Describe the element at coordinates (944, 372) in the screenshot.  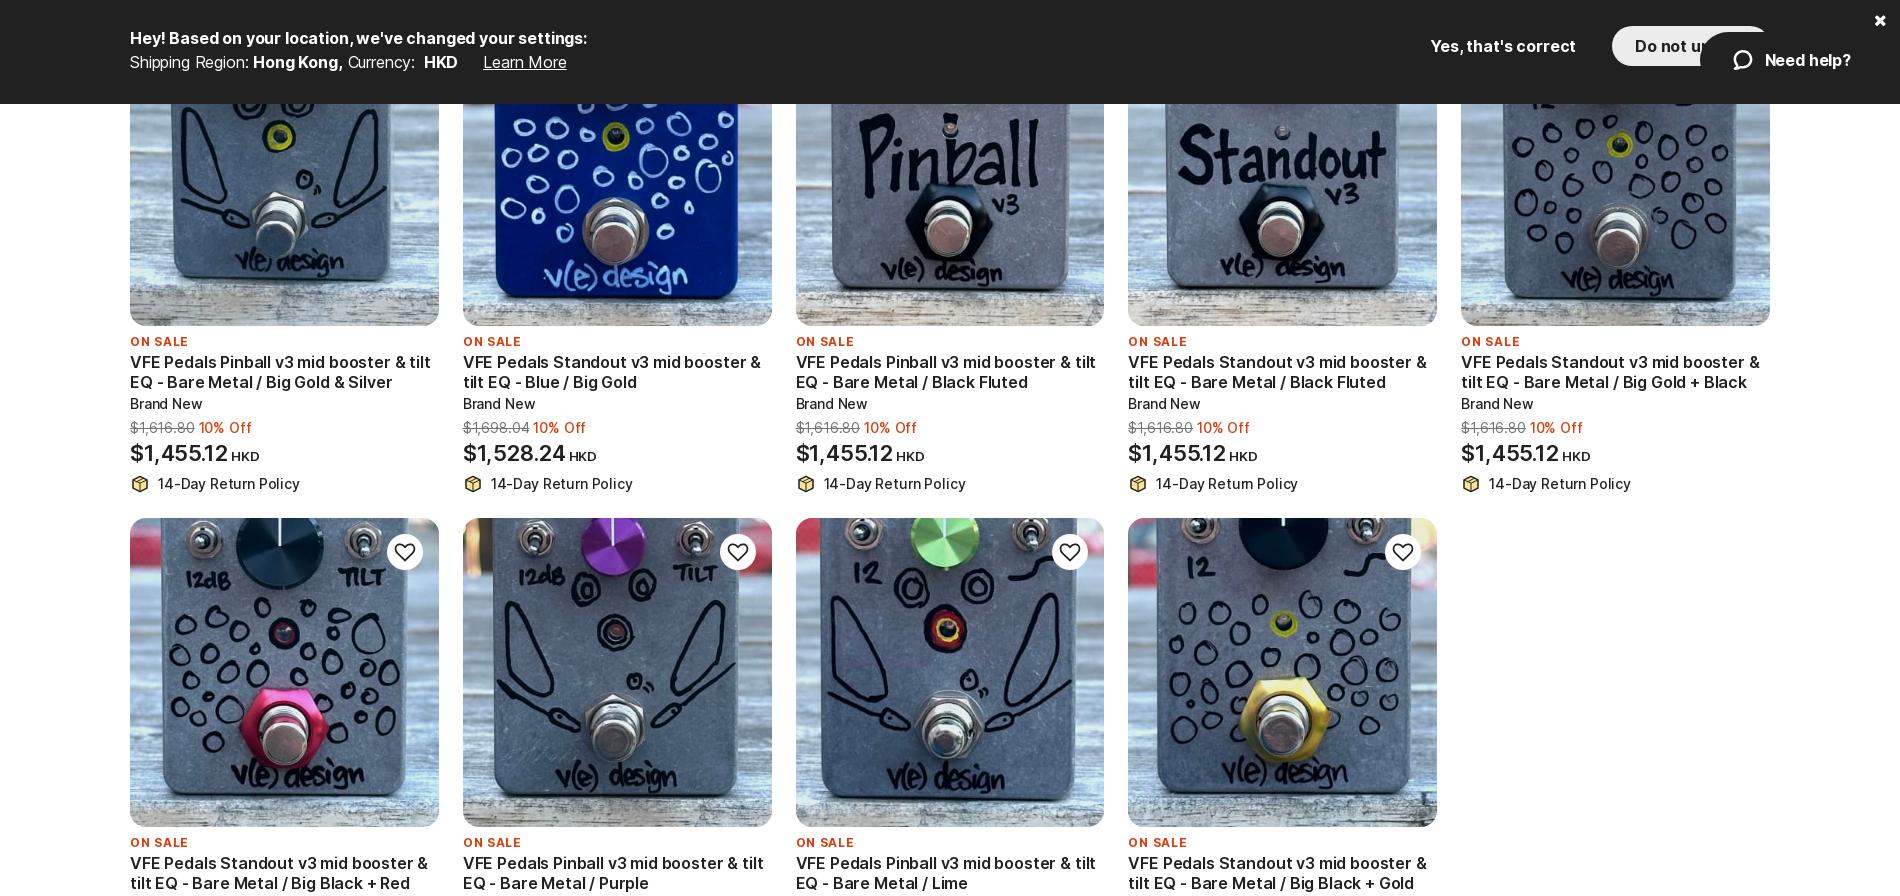
I see `'VFE Pedals Pinball v3 mid booster & tilt EQ - Bare Metal / Black Fluted'` at that location.